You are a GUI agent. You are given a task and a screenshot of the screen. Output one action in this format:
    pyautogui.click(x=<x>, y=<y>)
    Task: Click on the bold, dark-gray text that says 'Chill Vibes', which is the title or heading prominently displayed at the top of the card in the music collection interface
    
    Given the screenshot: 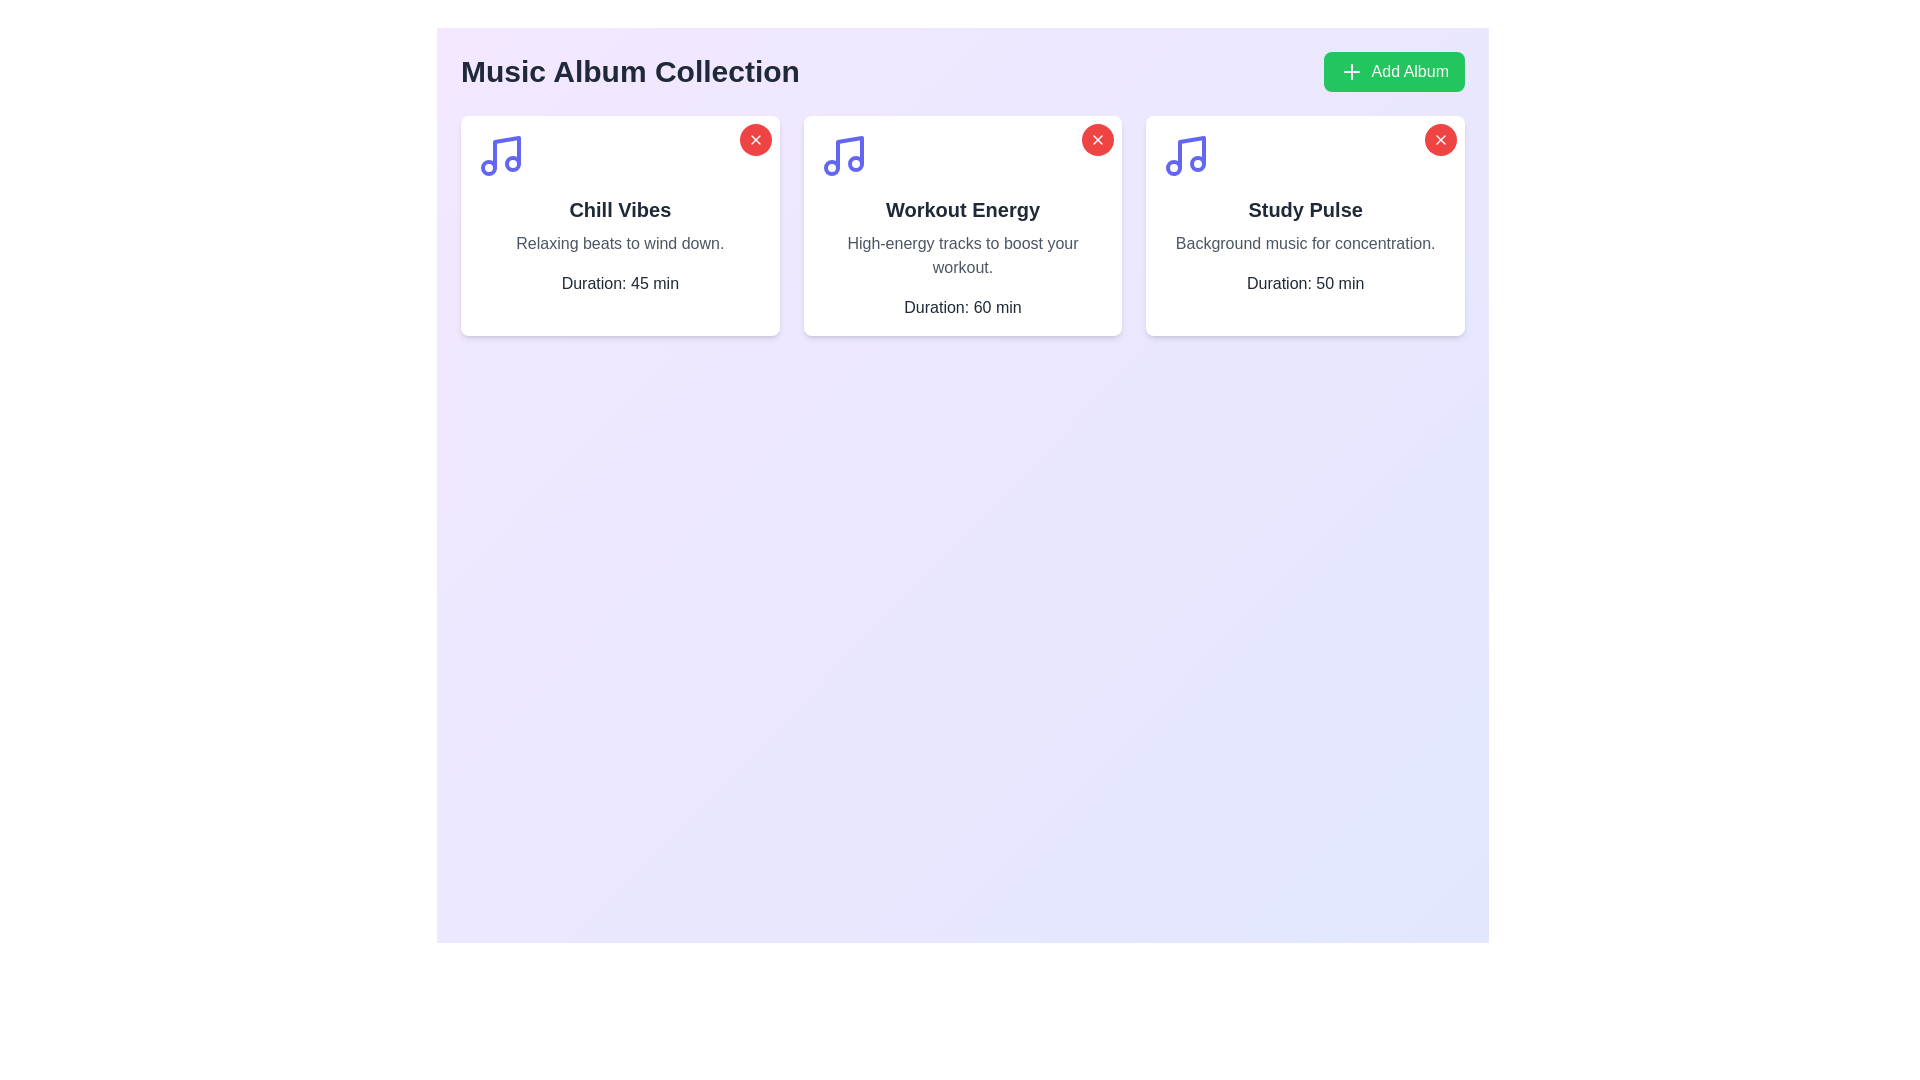 What is the action you would take?
    pyautogui.click(x=619, y=209)
    